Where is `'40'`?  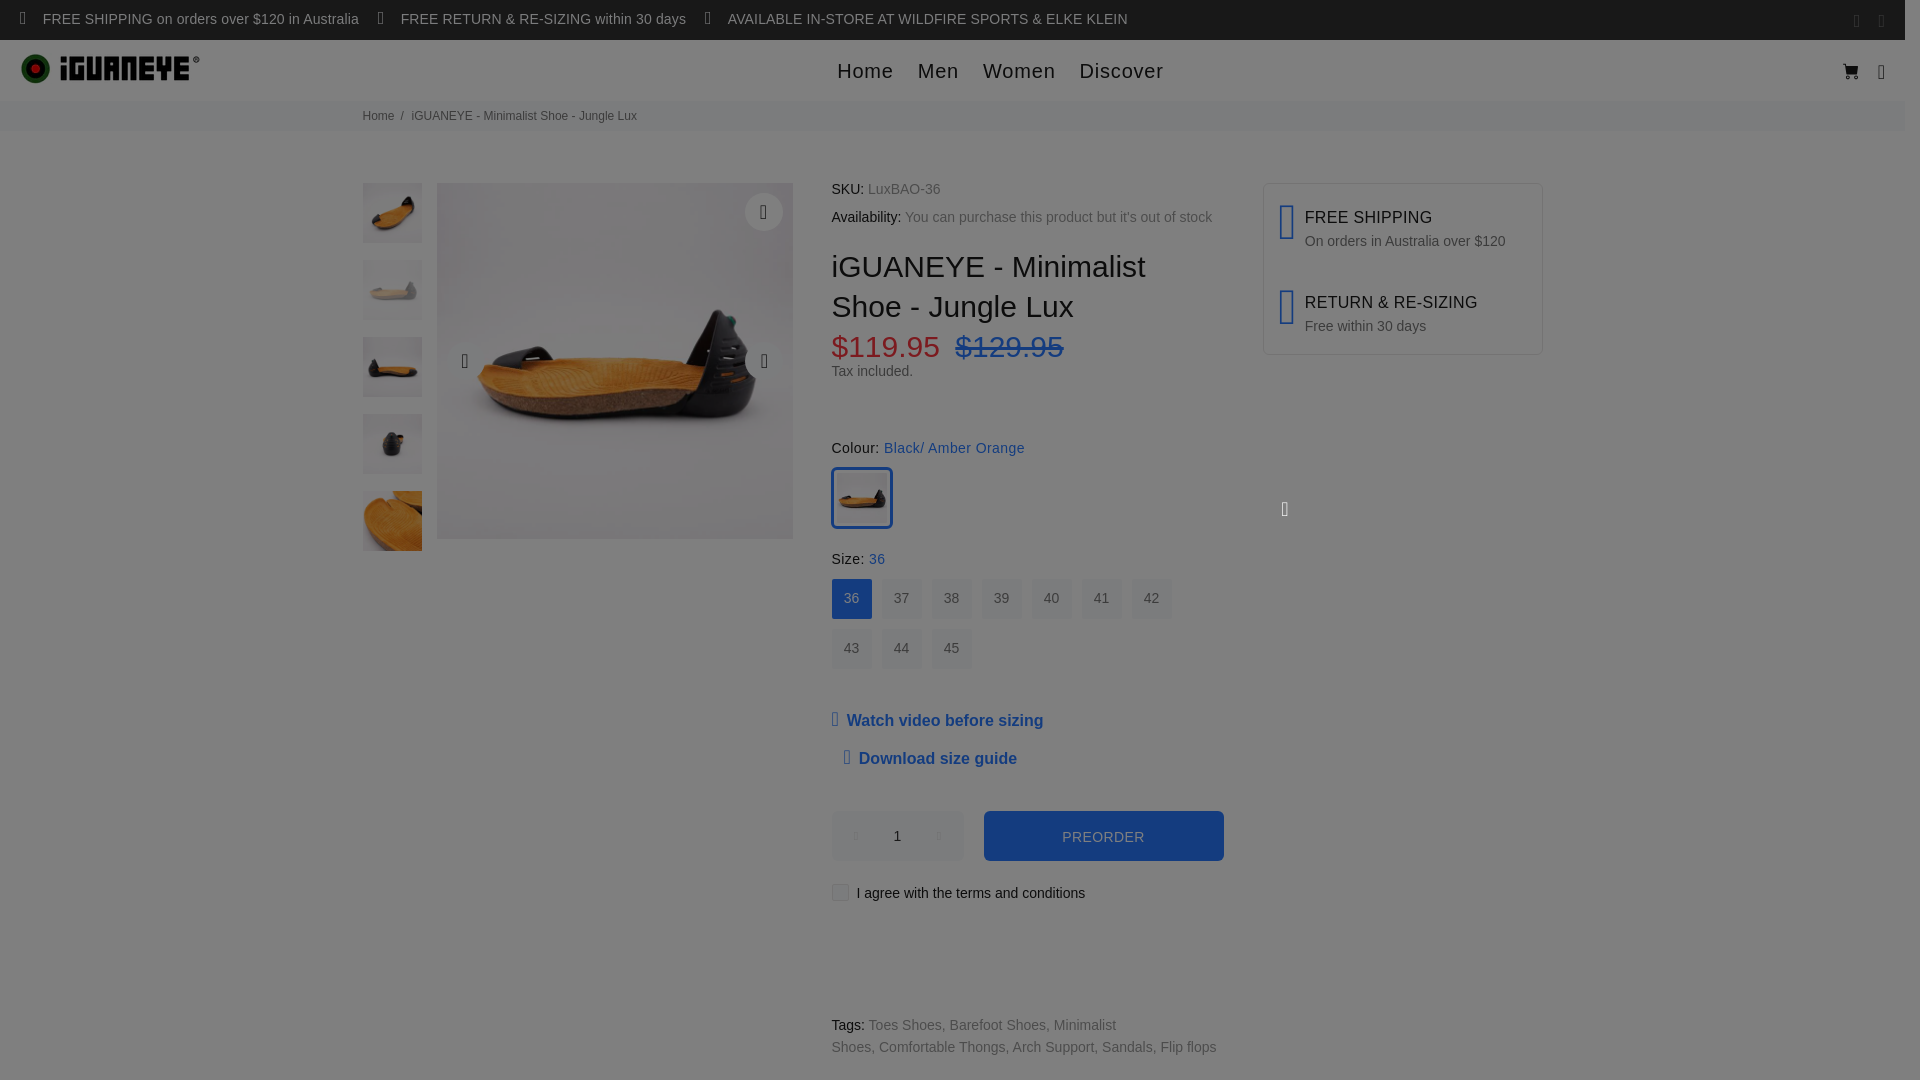 '40' is located at coordinates (1050, 597).